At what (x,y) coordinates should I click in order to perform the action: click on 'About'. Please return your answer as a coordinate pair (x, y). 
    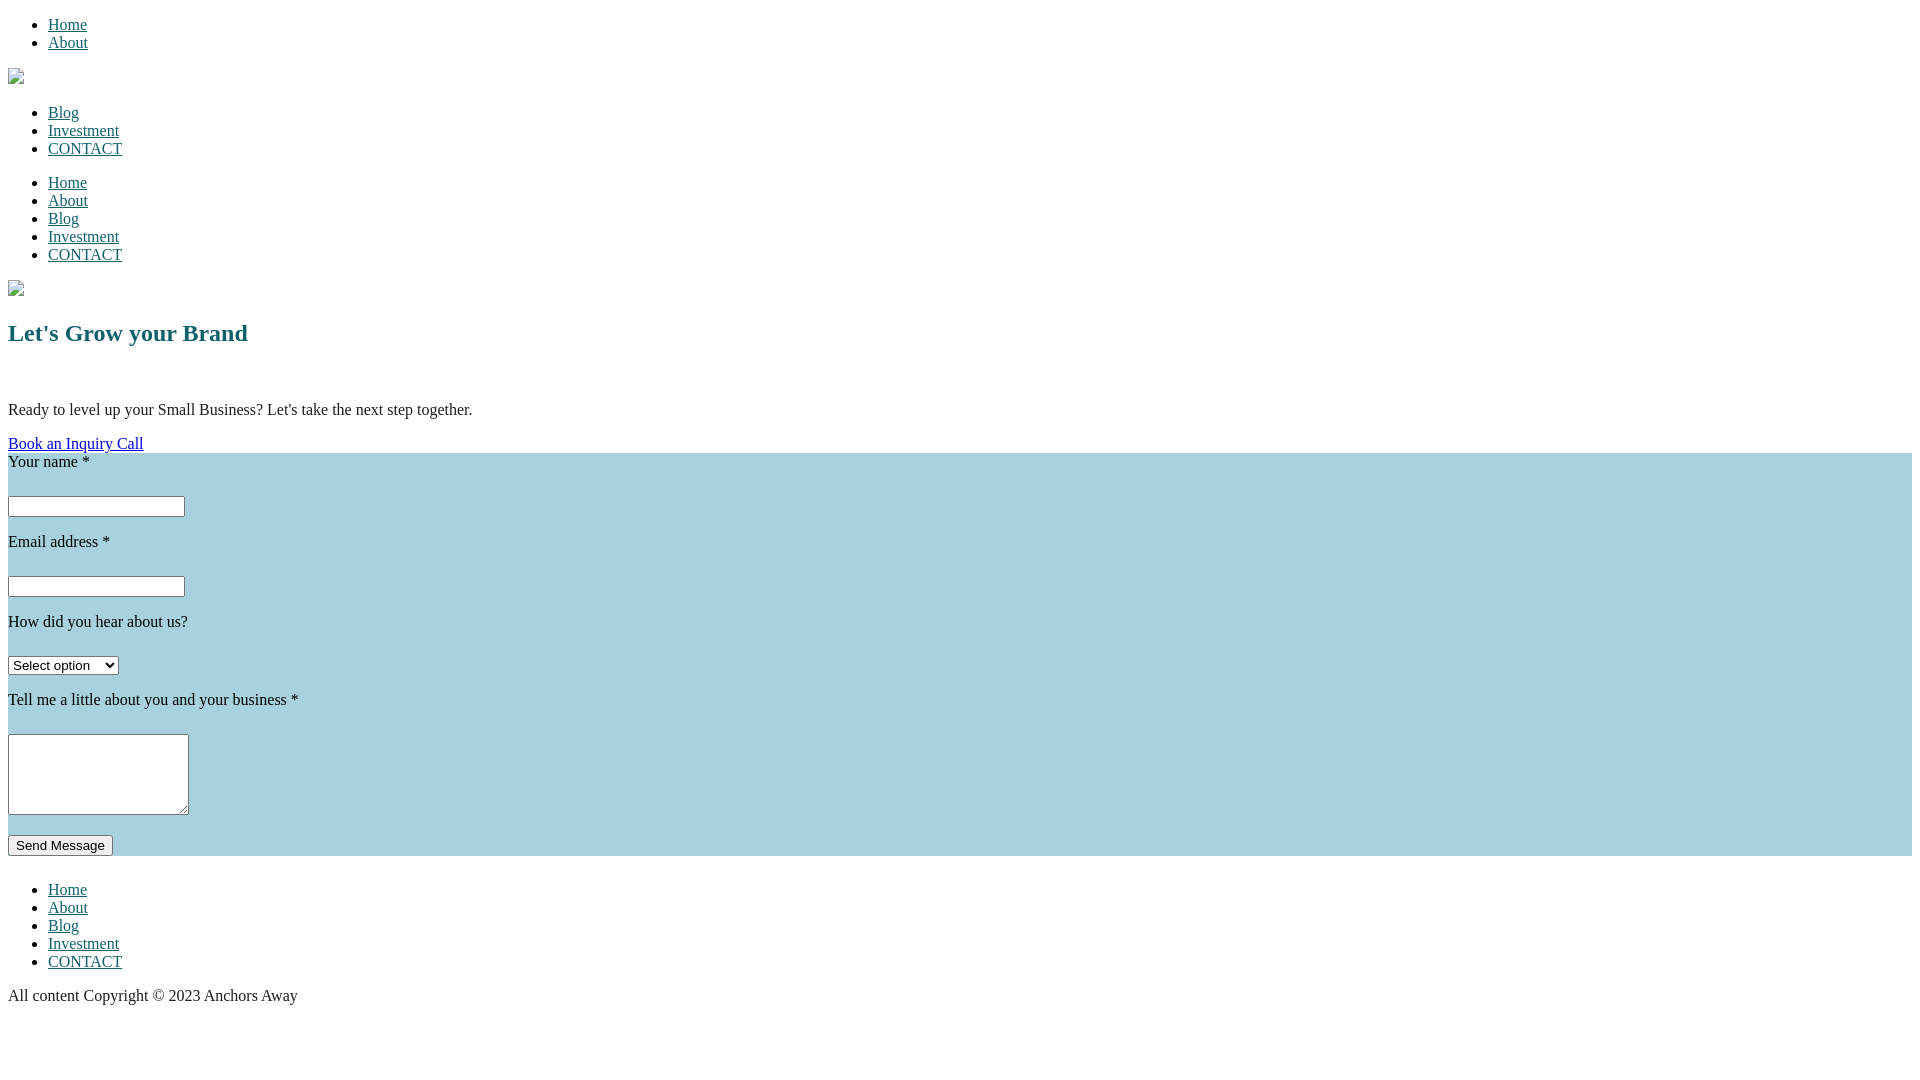
    Looking at the image, I should click on (67, 42).